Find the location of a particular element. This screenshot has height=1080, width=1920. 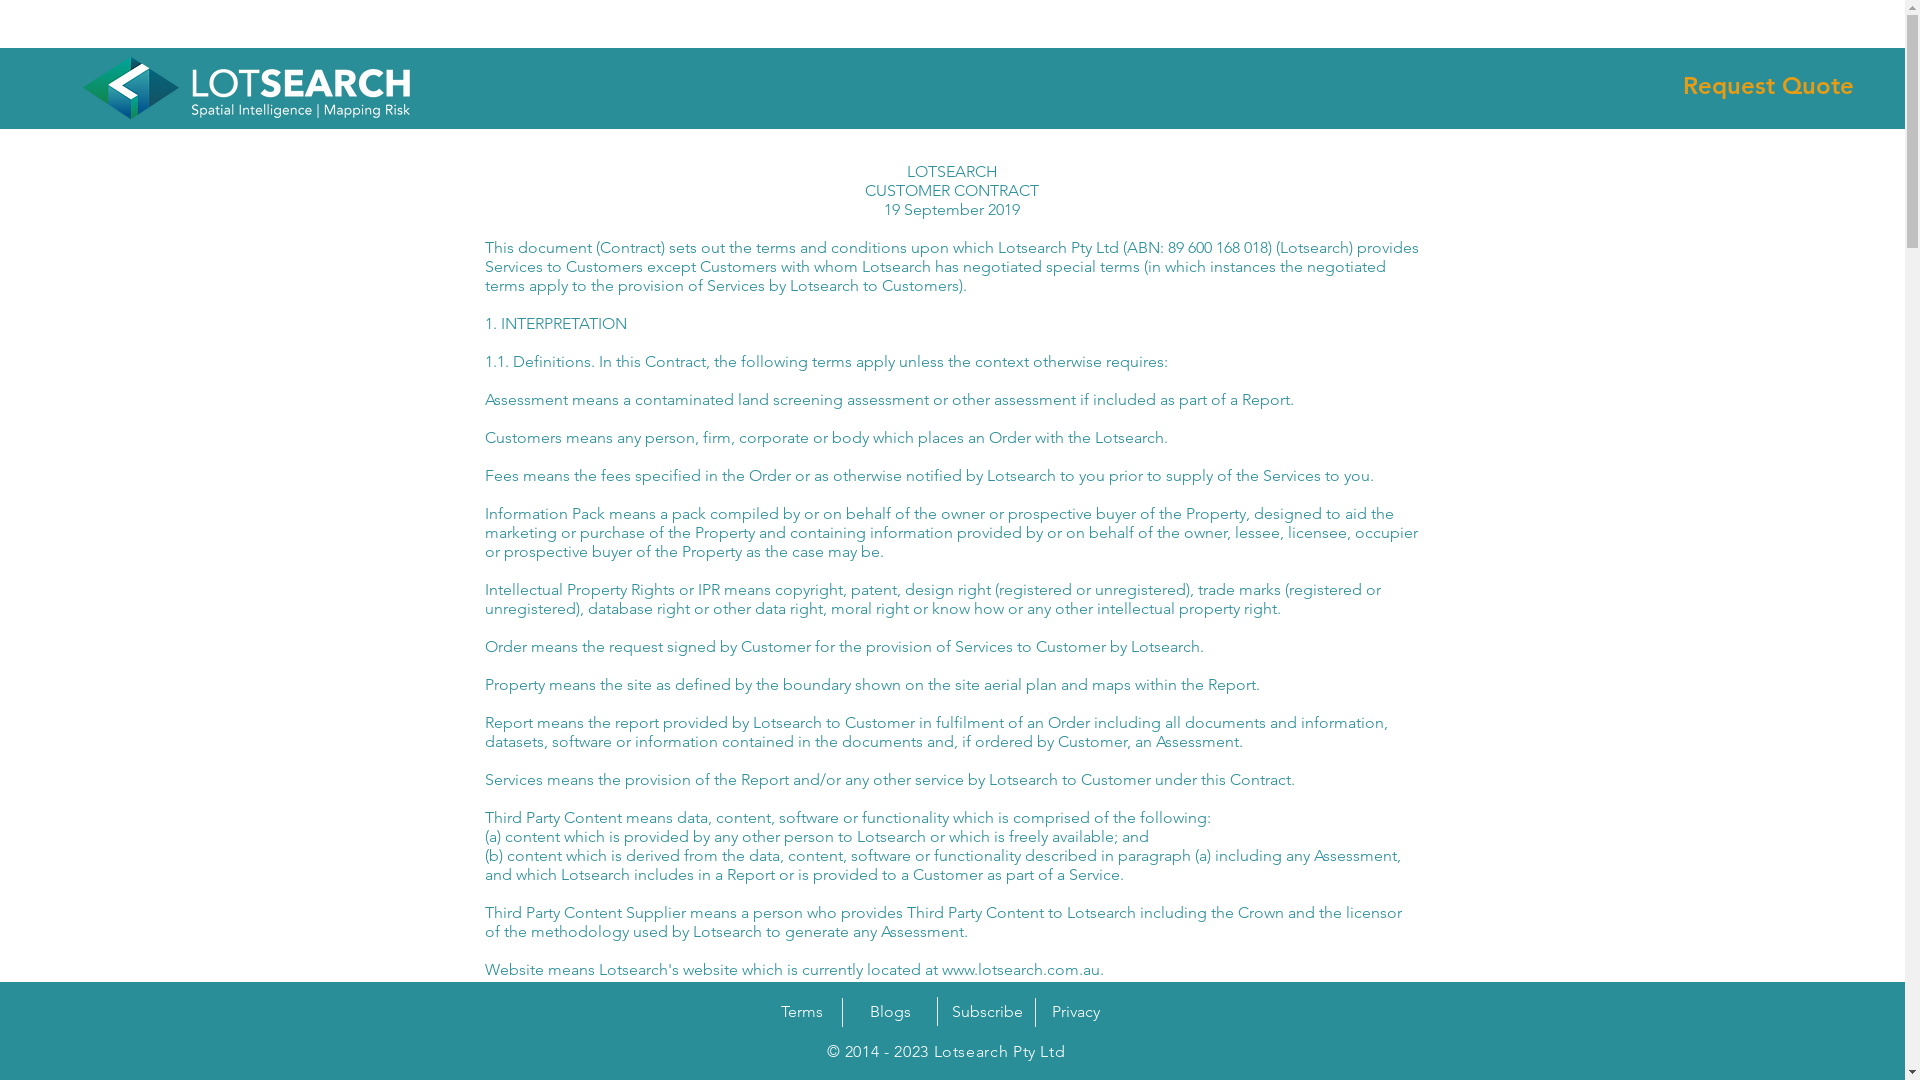

'Terms' is located at coordinates (771, 1011).